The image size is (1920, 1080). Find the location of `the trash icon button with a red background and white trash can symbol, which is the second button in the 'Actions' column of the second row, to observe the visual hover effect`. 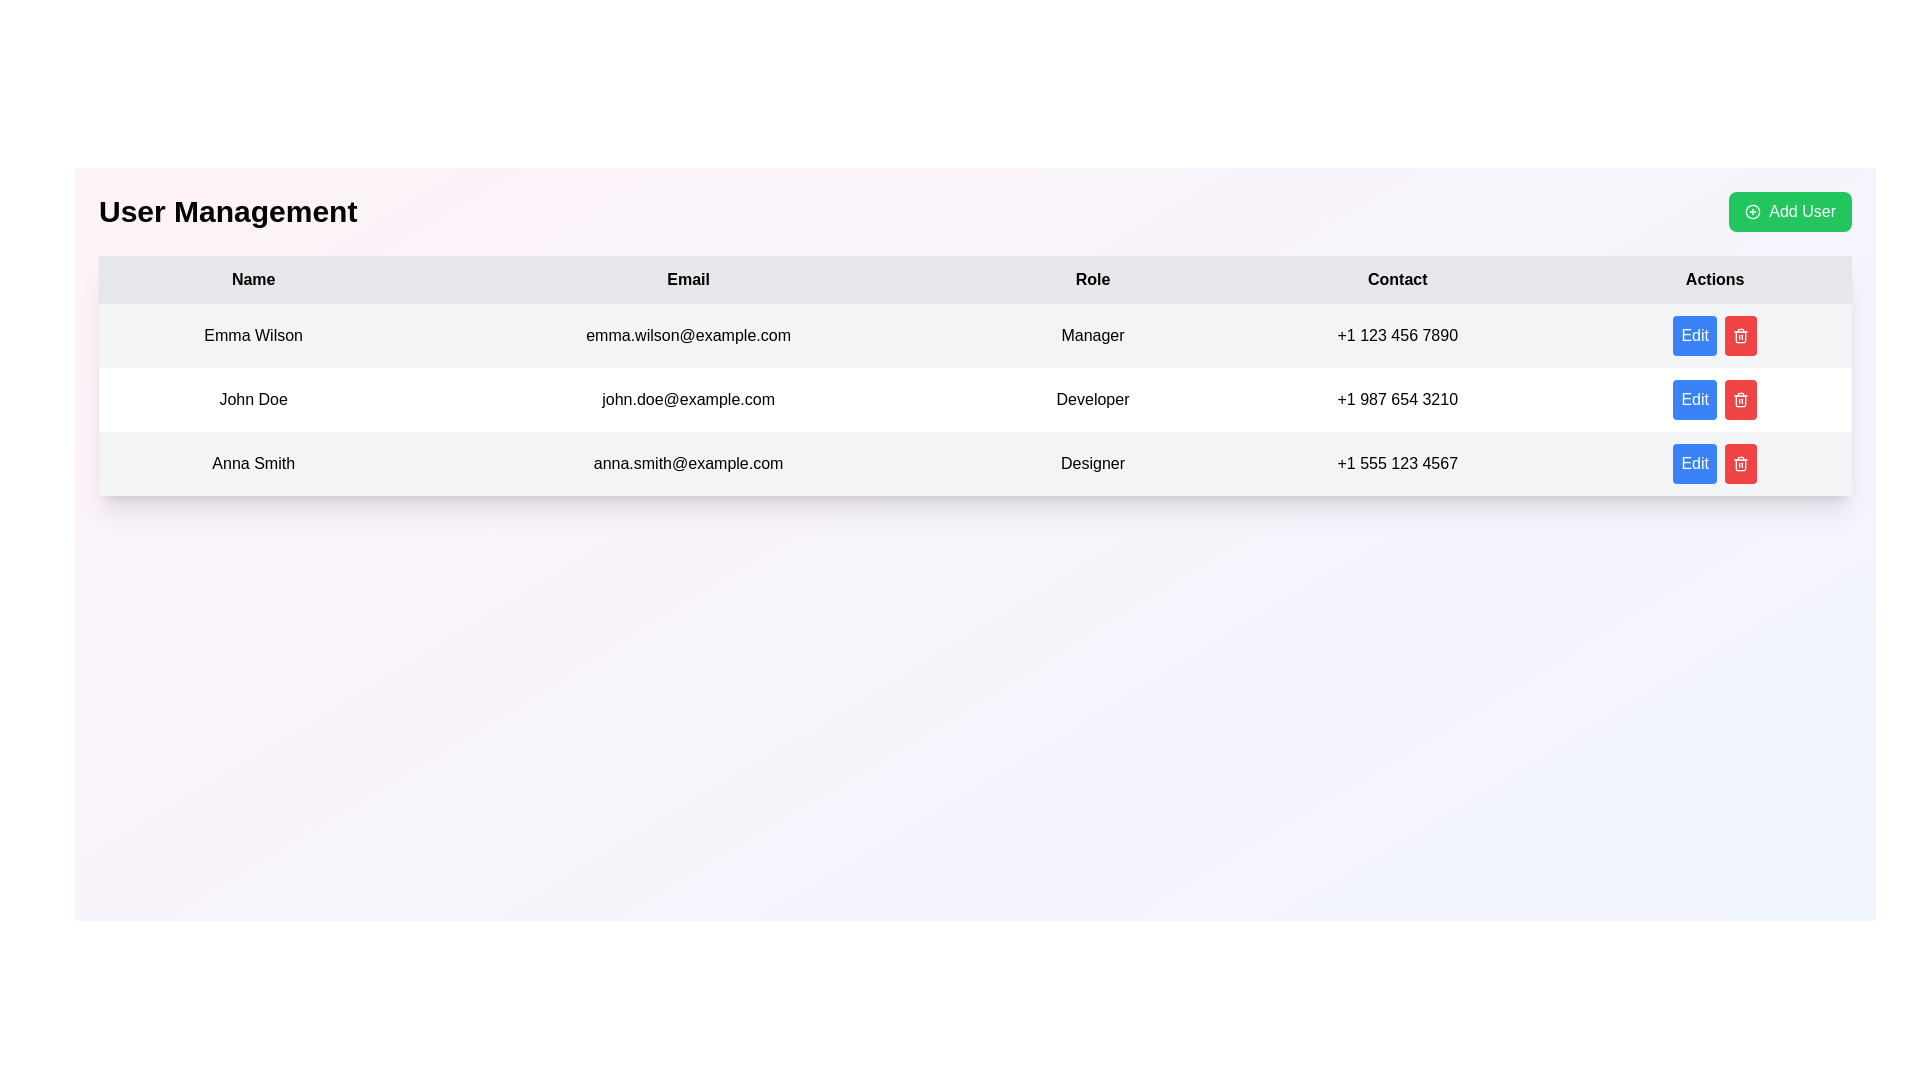

the trash icon button with a red background and white trash can symbol, which is the second button in the 'Actions' column of the second row, to observe the visual hover effect is located at coordinates (1740, 334).